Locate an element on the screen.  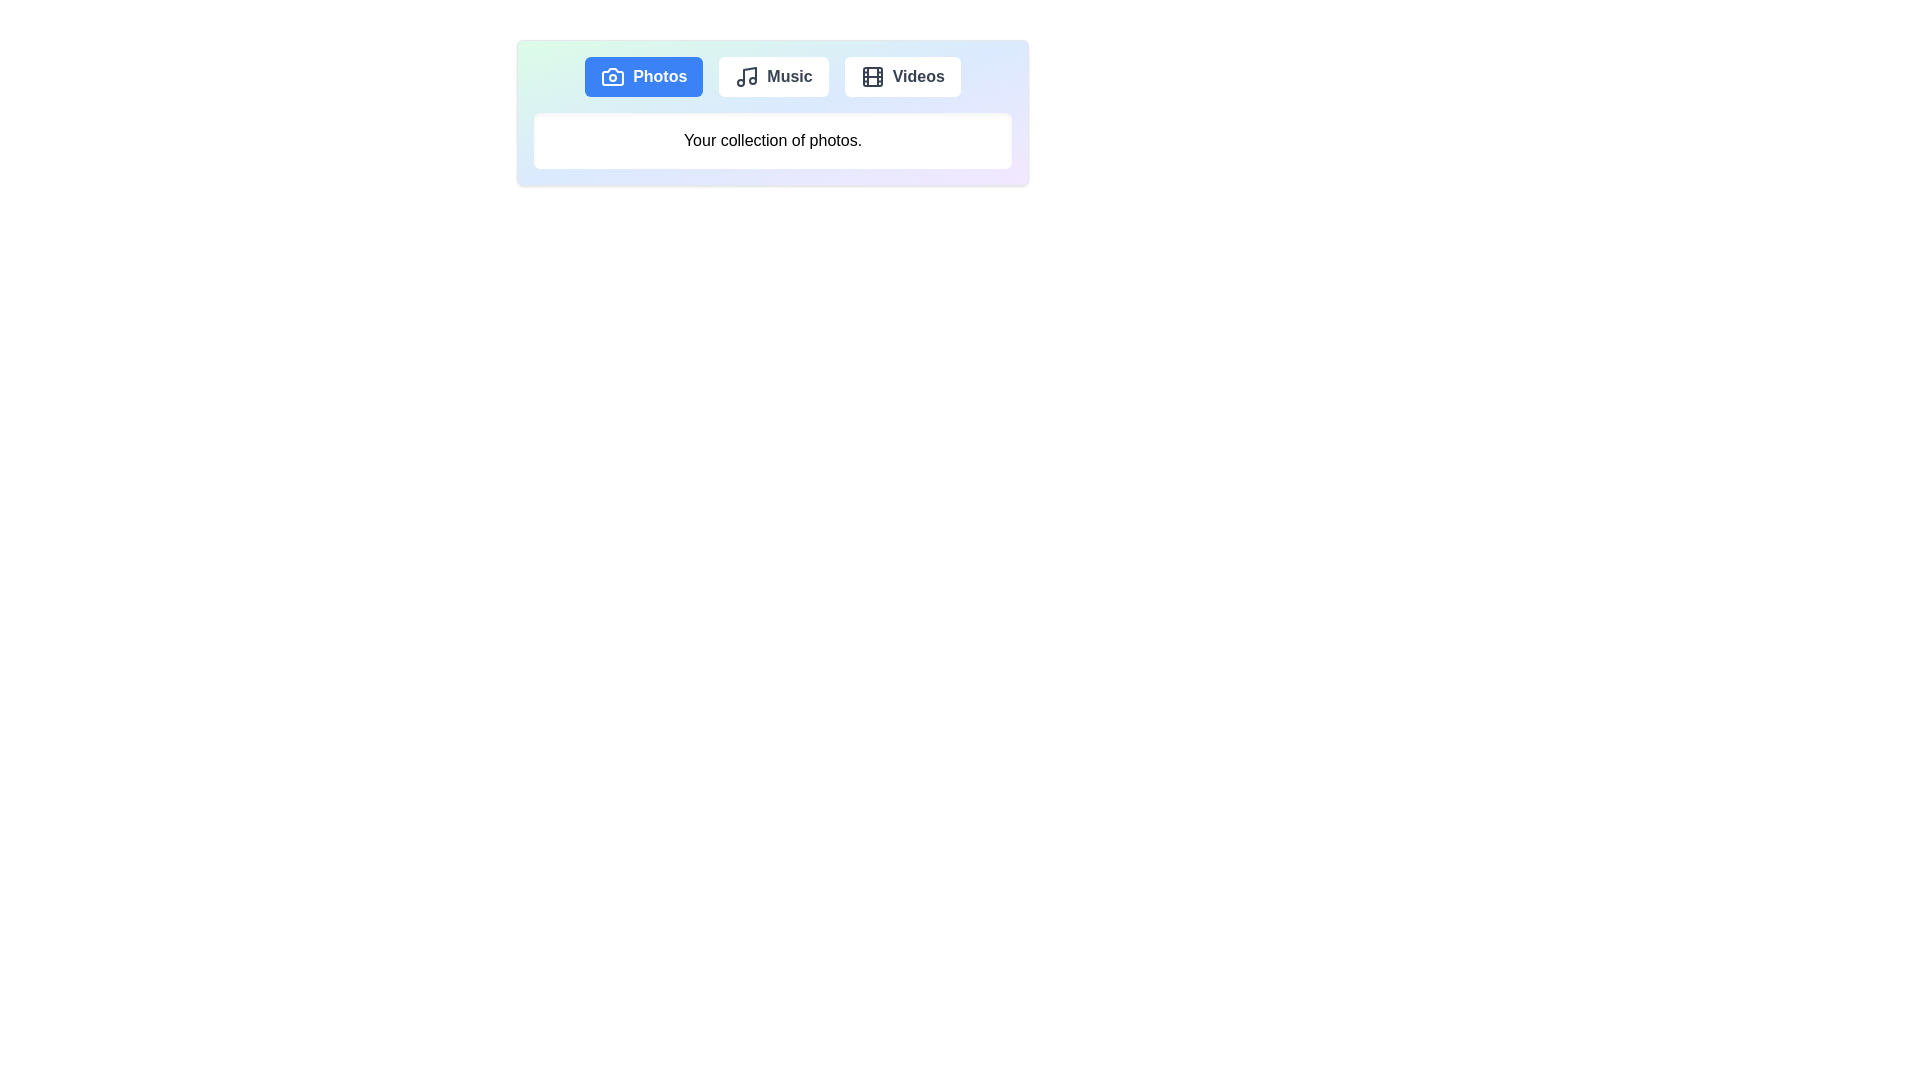
the Text Display that shows the phrase 'Your collection of photos.' which is styled with a white background and positioned centrally beneath the buttons labeled 'Photos', 'Music', and 'Videos' is located at coordinates (771, 140).